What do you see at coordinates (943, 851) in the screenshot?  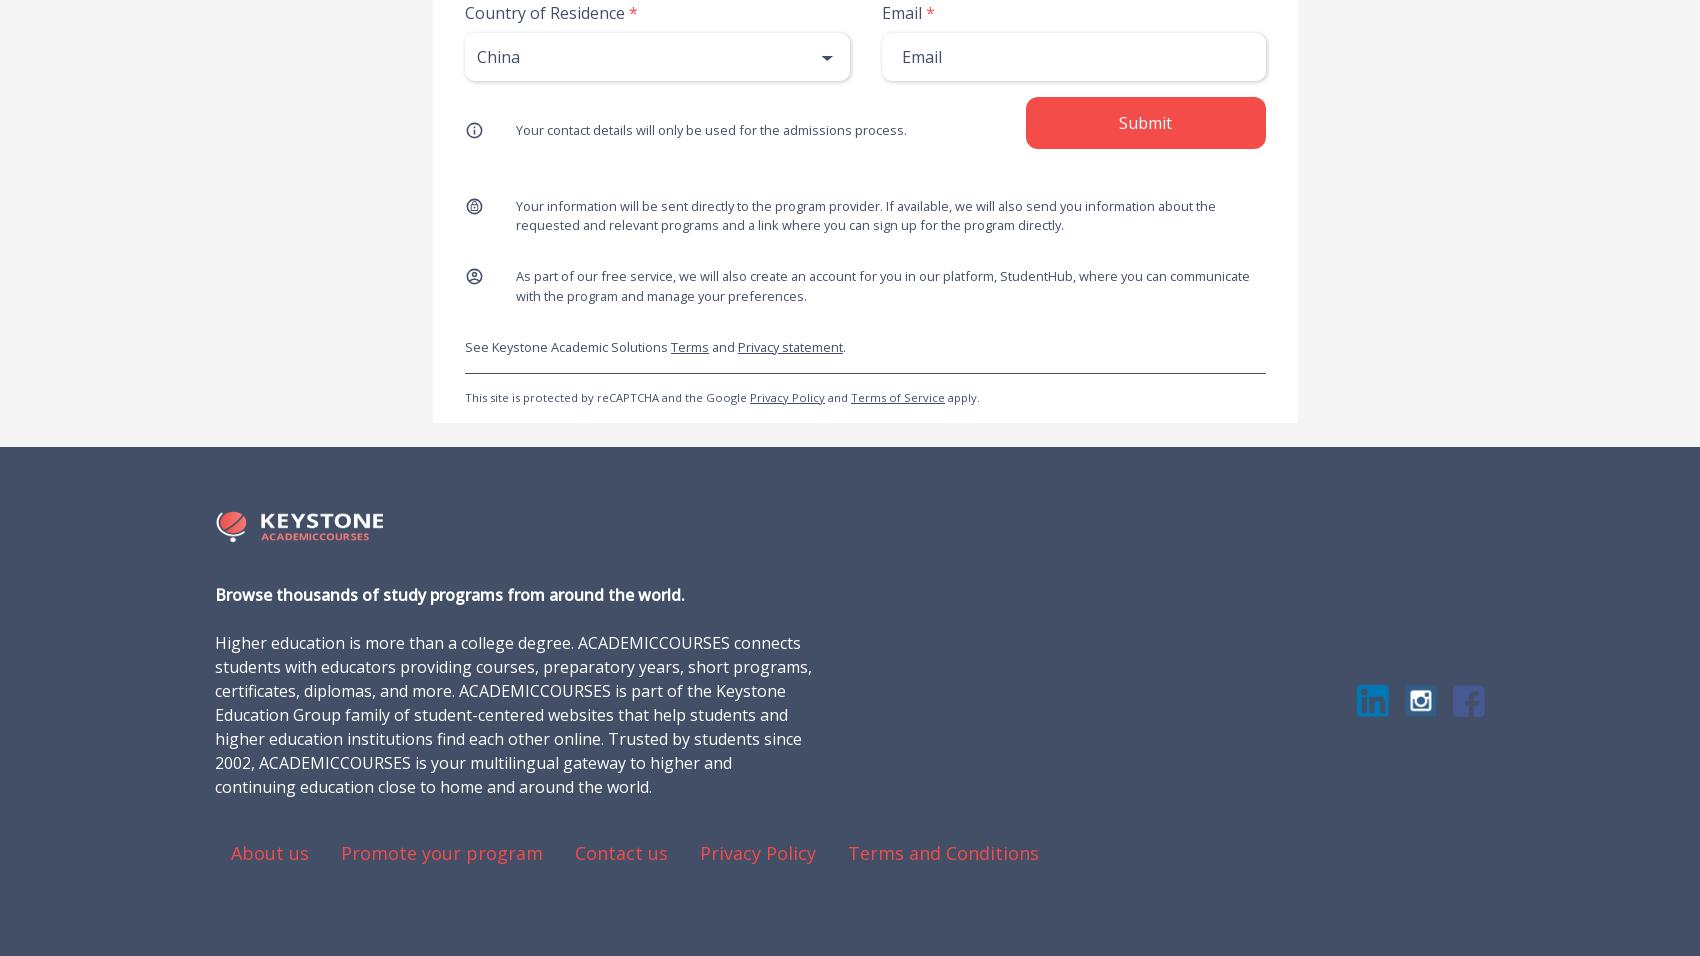 I see `'Terms and Conditions'` at bounding box center [943, 851].